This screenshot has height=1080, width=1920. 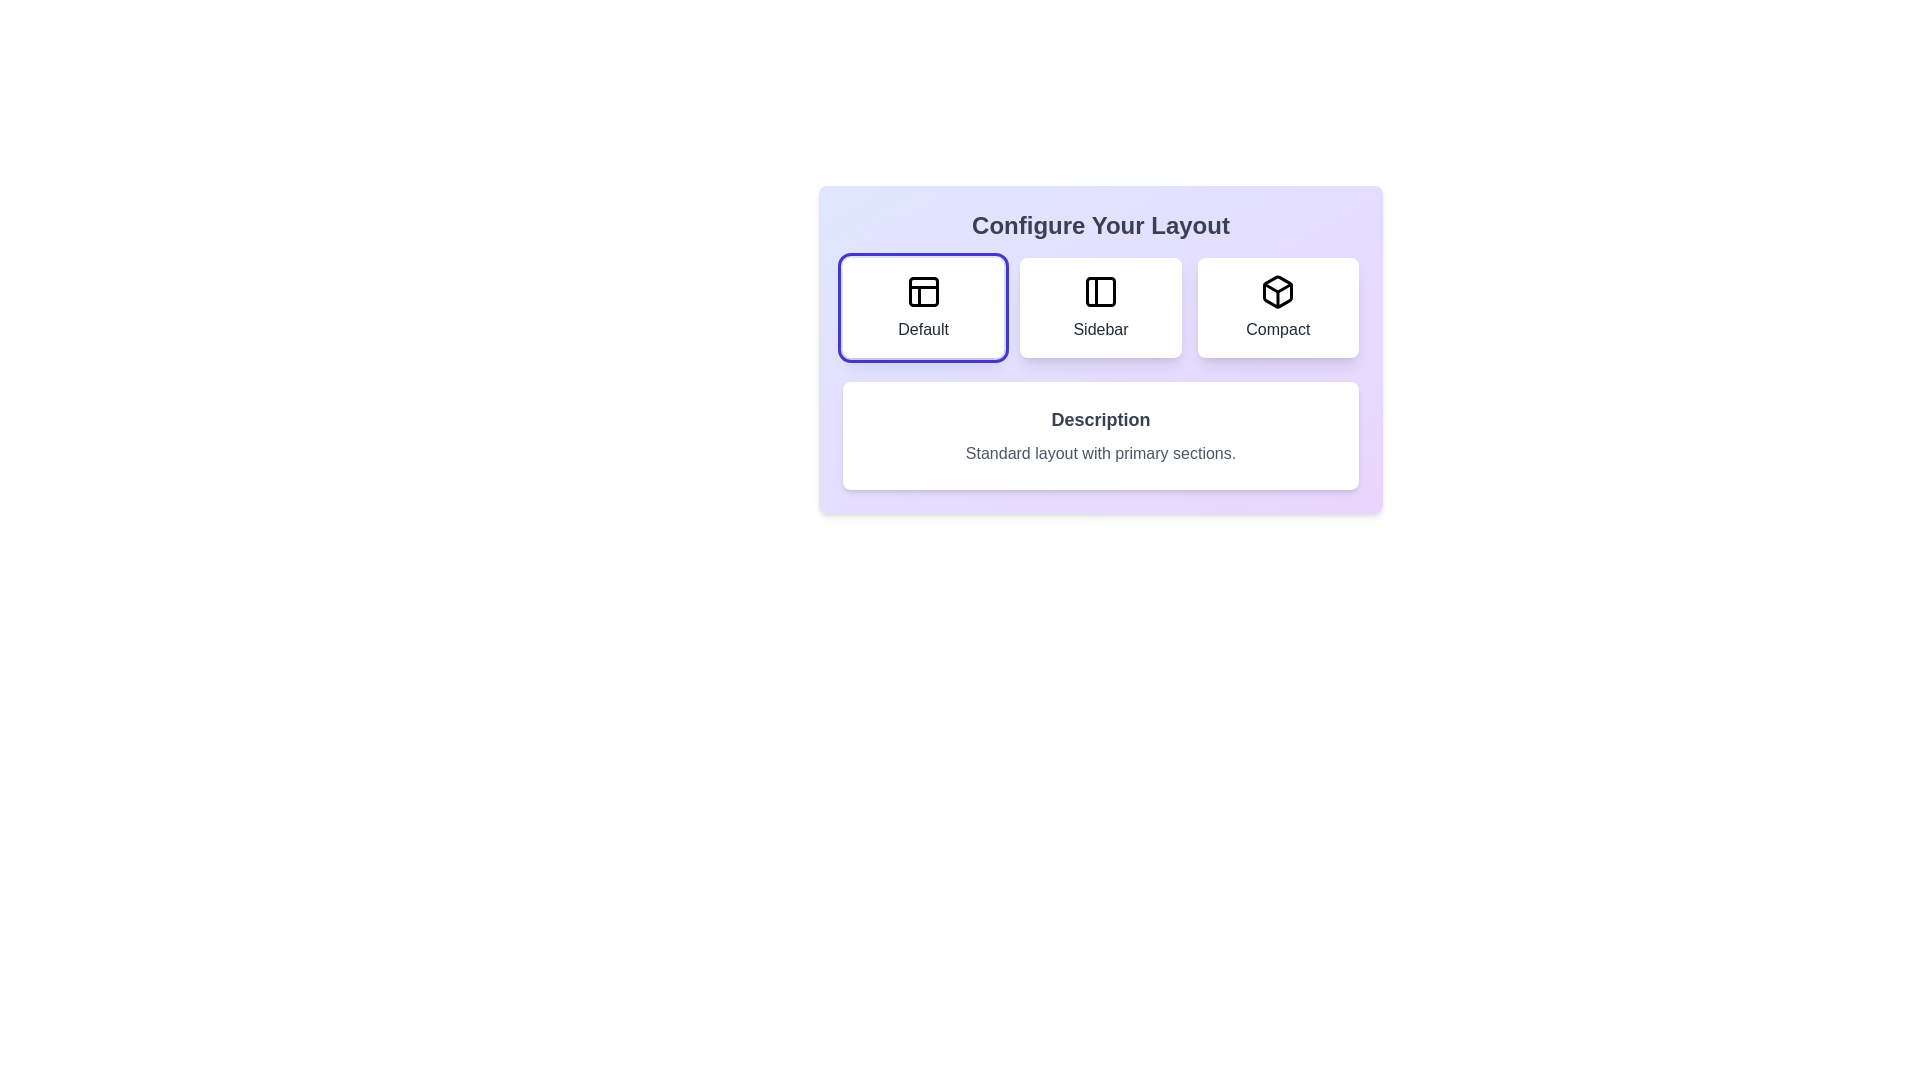 What do you see at coordinates (1099, 308) in the screenshot?
I see `the layout option Sidebar for visual inspection` at bounding box center [1099, 308].